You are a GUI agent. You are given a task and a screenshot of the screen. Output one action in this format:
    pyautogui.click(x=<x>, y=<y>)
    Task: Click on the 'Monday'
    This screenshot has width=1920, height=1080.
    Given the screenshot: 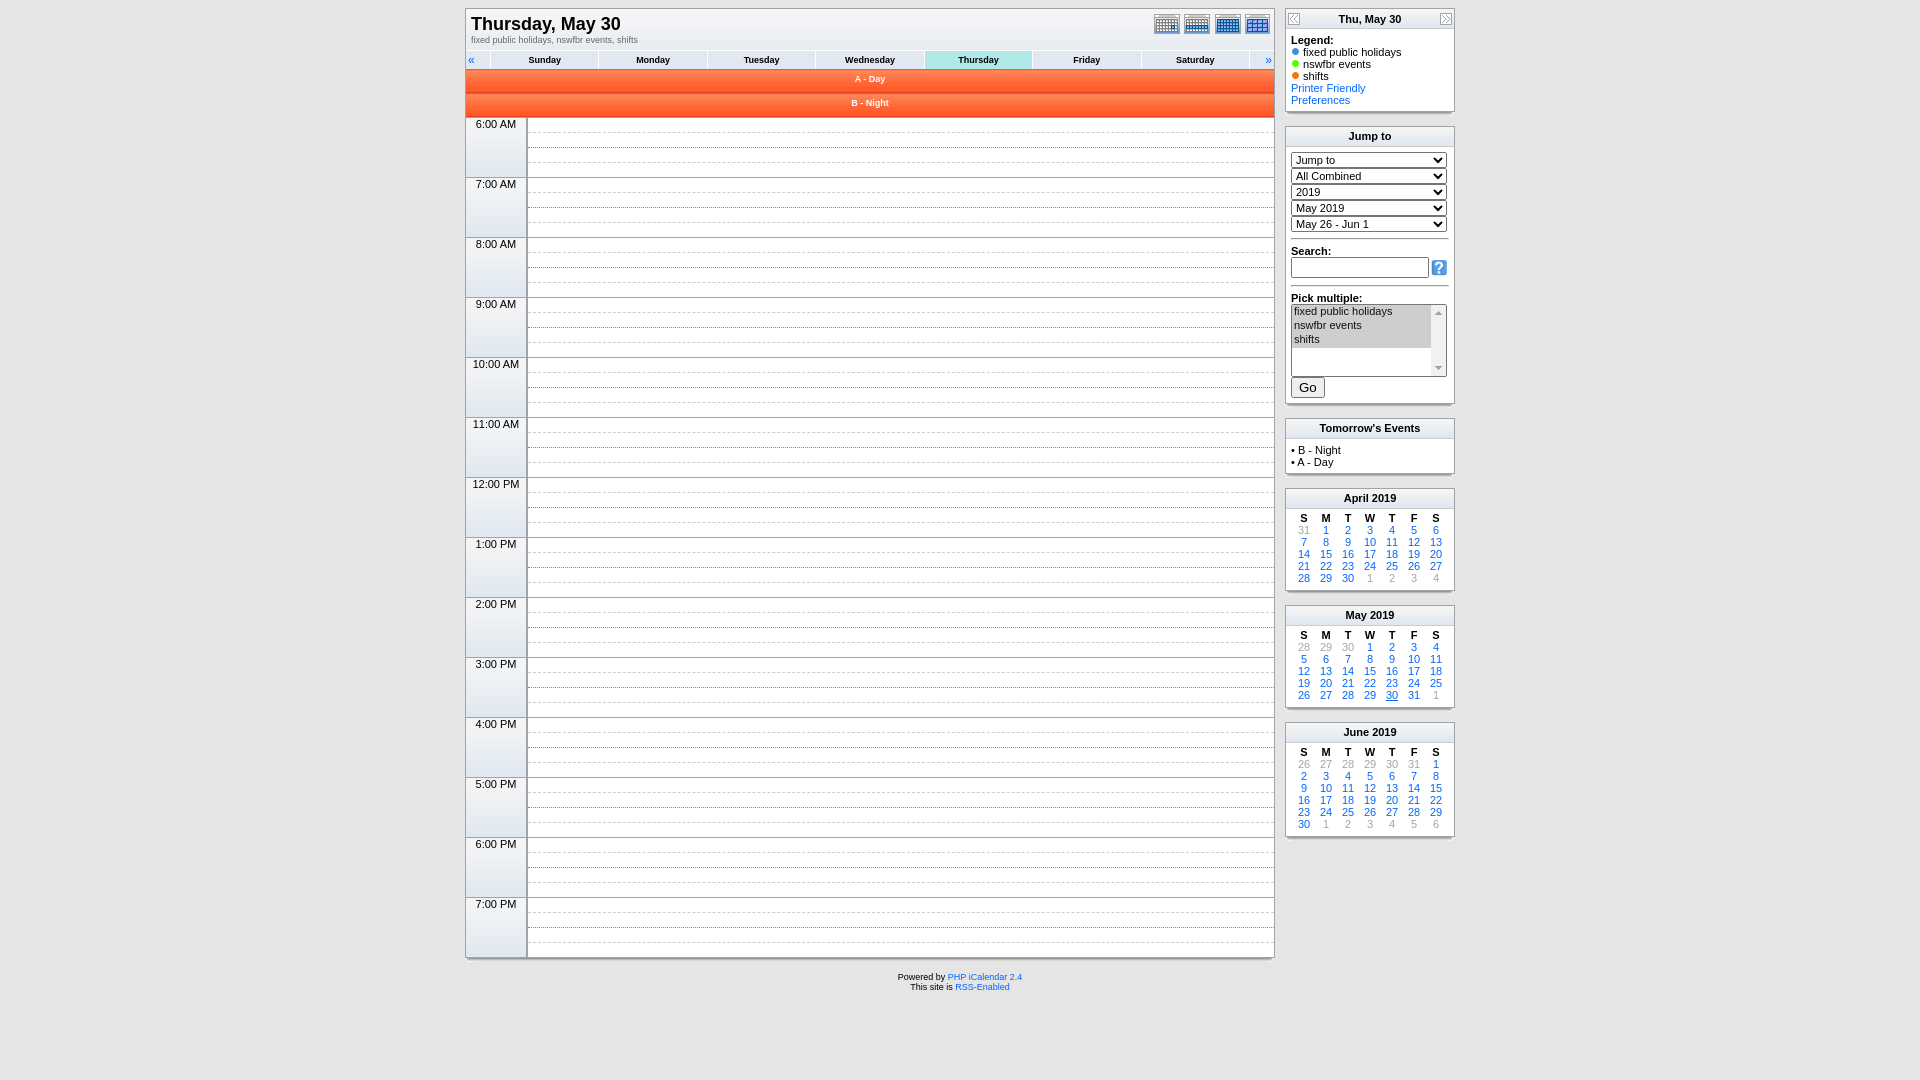 What is the action you would take?
    pyautogui.click(x=652, y=58)
    